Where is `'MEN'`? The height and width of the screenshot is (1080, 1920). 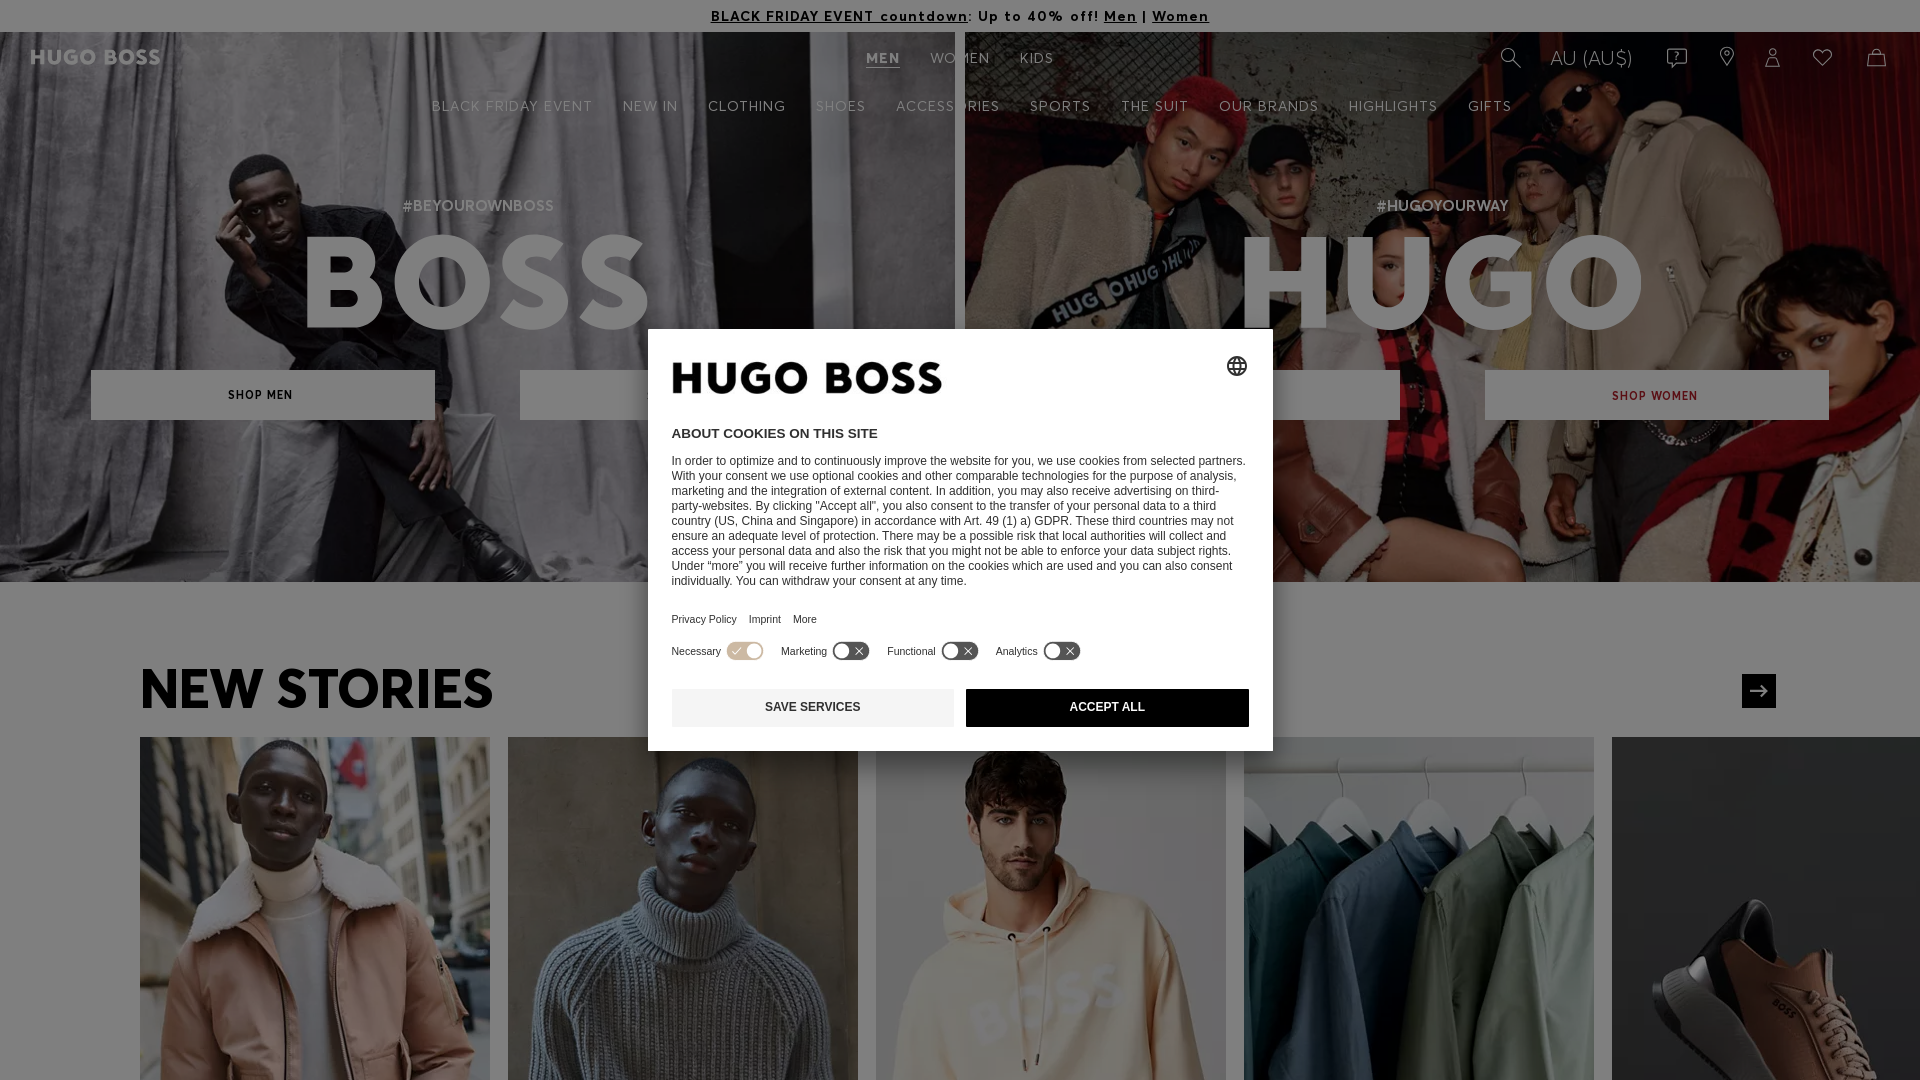
'MEN' is located at coordinates (882, 57).